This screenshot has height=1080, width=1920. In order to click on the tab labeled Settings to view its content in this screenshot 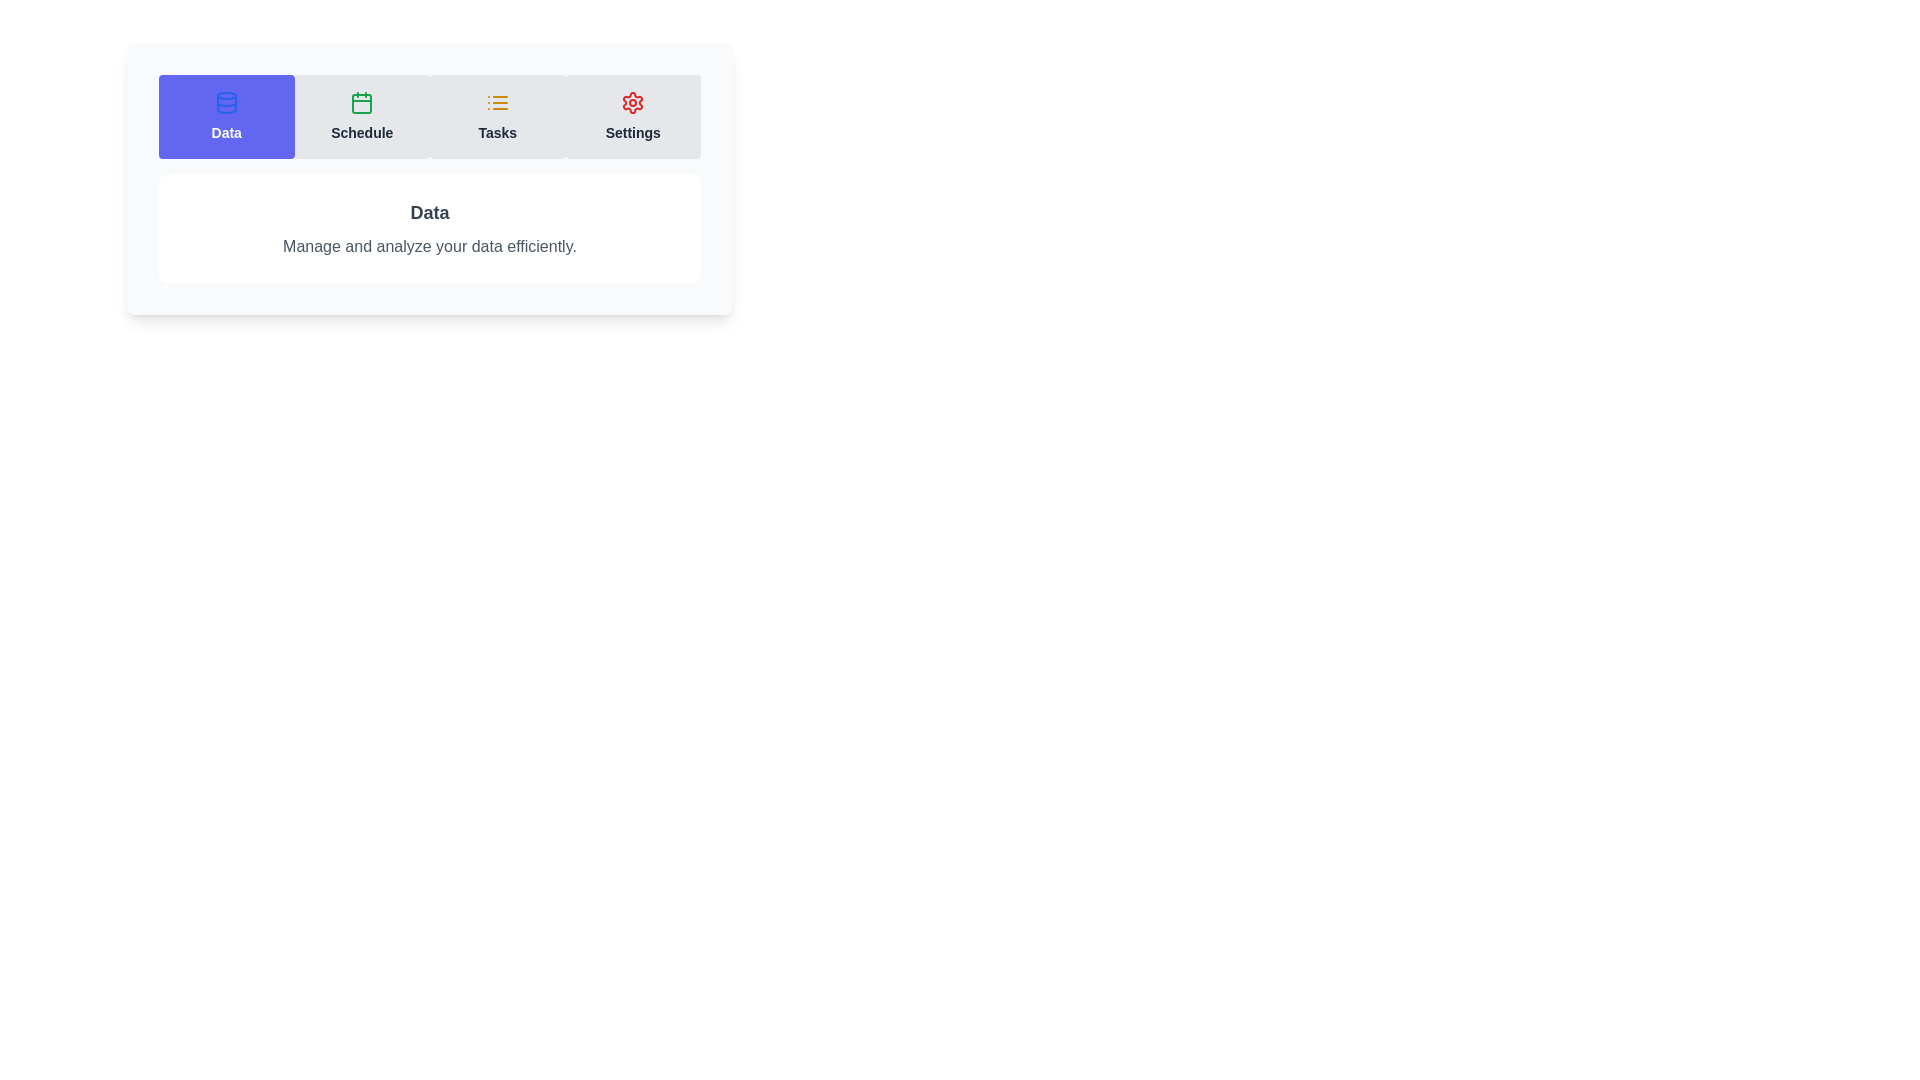, I will do `click(632, 116)`.